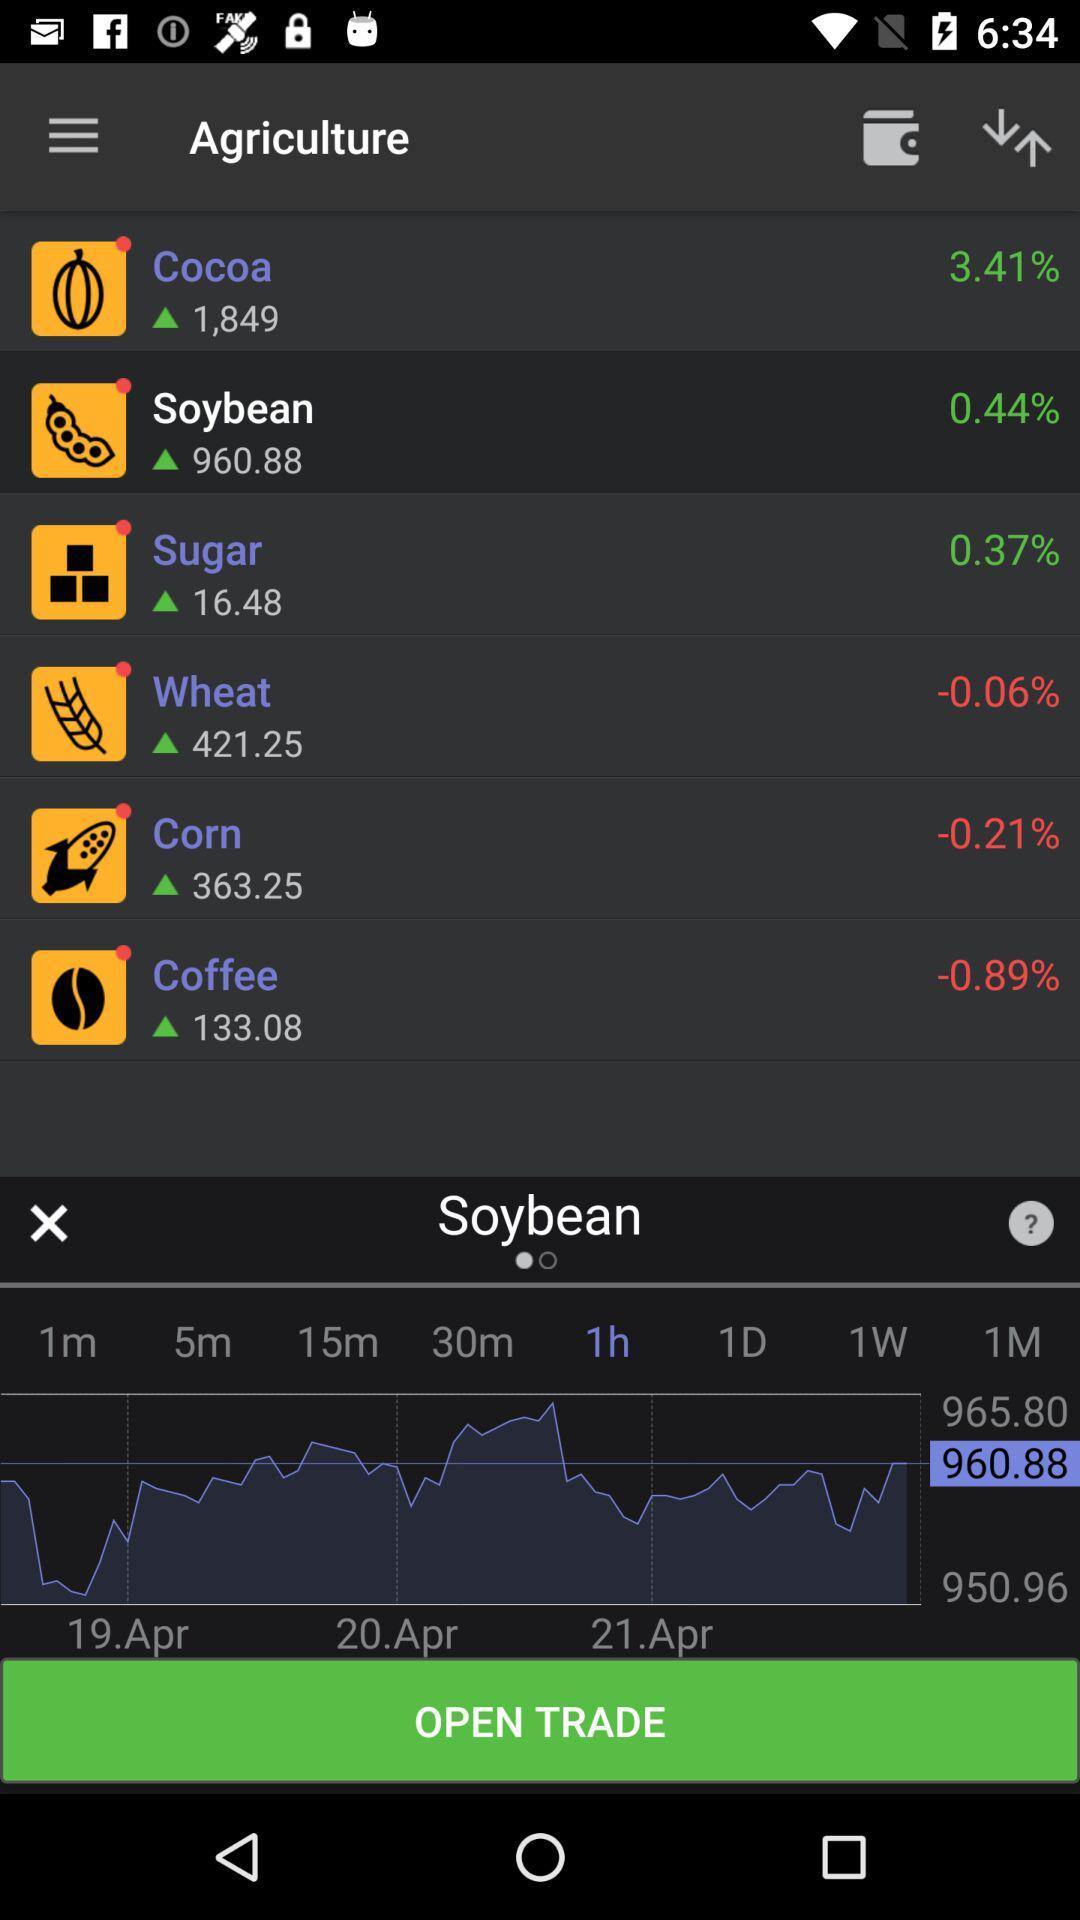 This screenshot has height=1920, width=1080. Describe the element at coordinates (336, 1340) in the screenshot. I see `the icon to the left of 30m icon` at that location.